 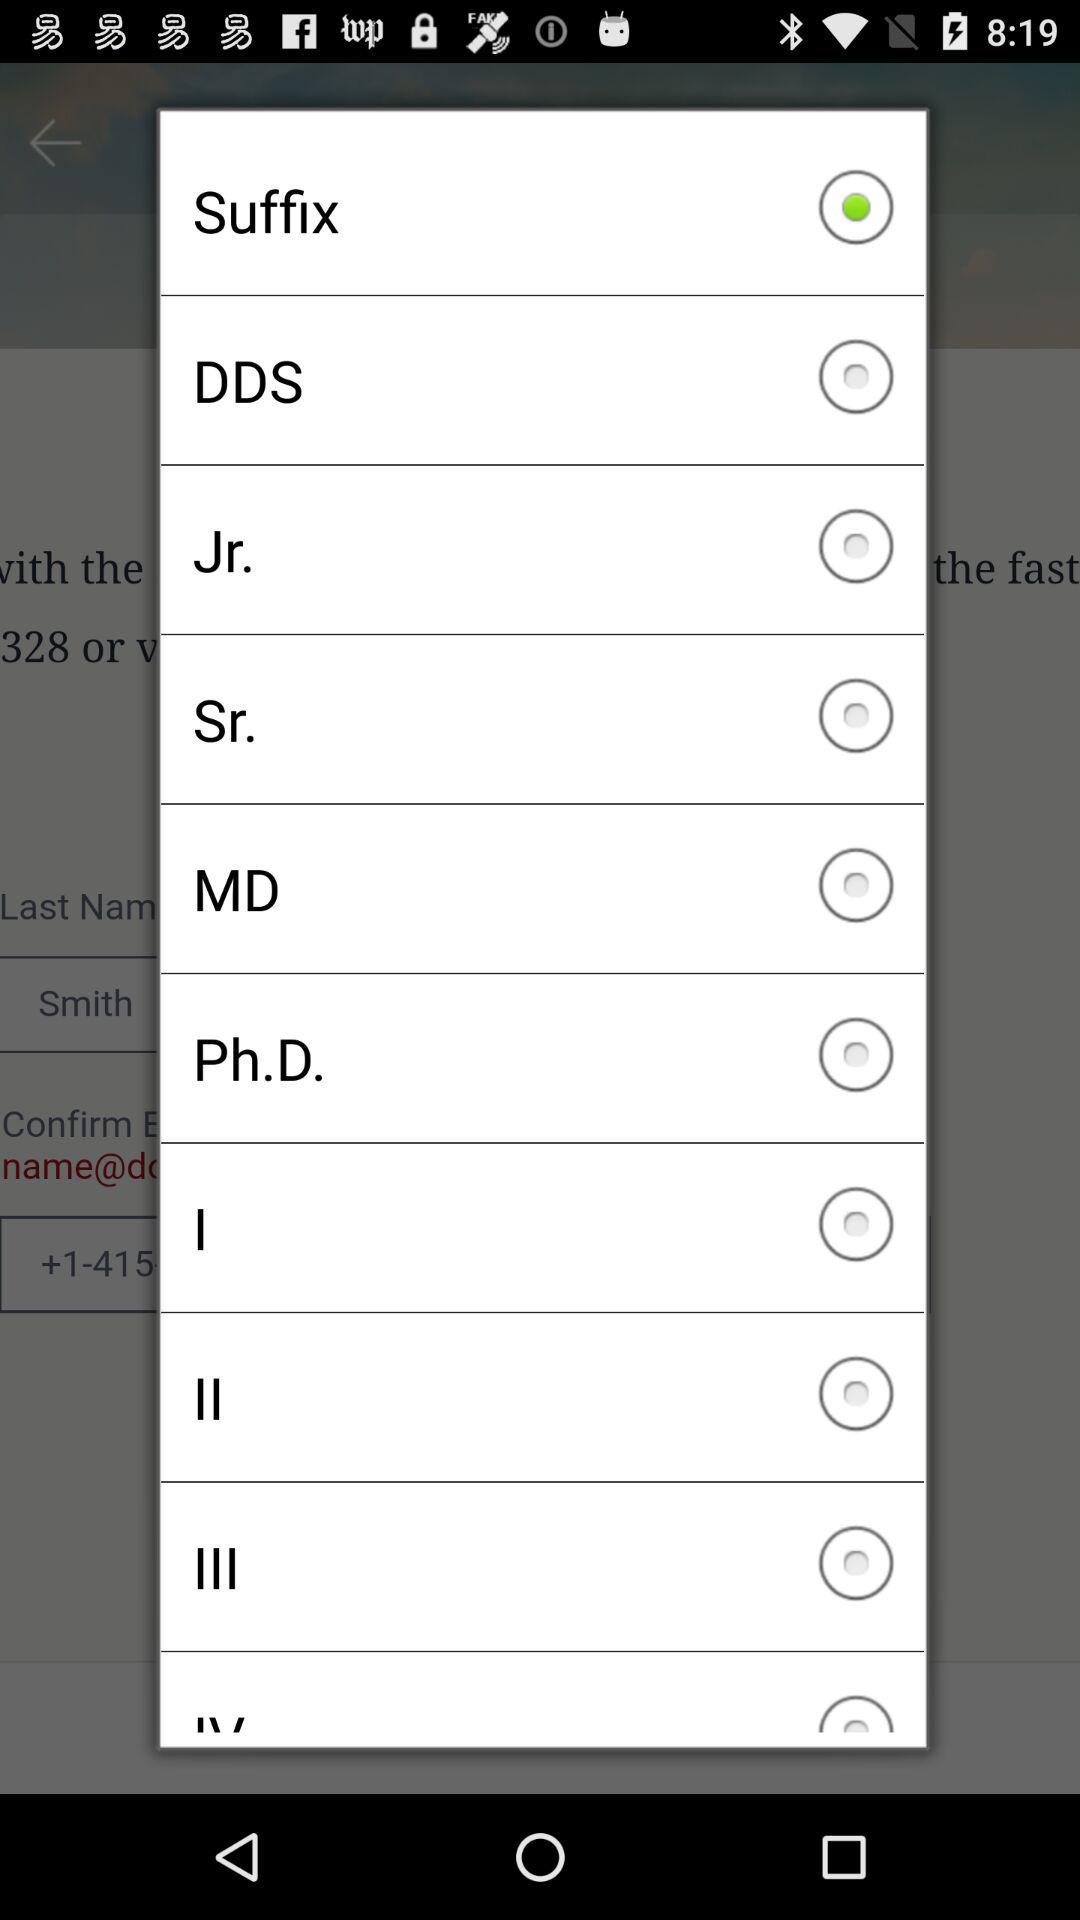 I want to click on the icon above md icon, so click(x=542, y=719).